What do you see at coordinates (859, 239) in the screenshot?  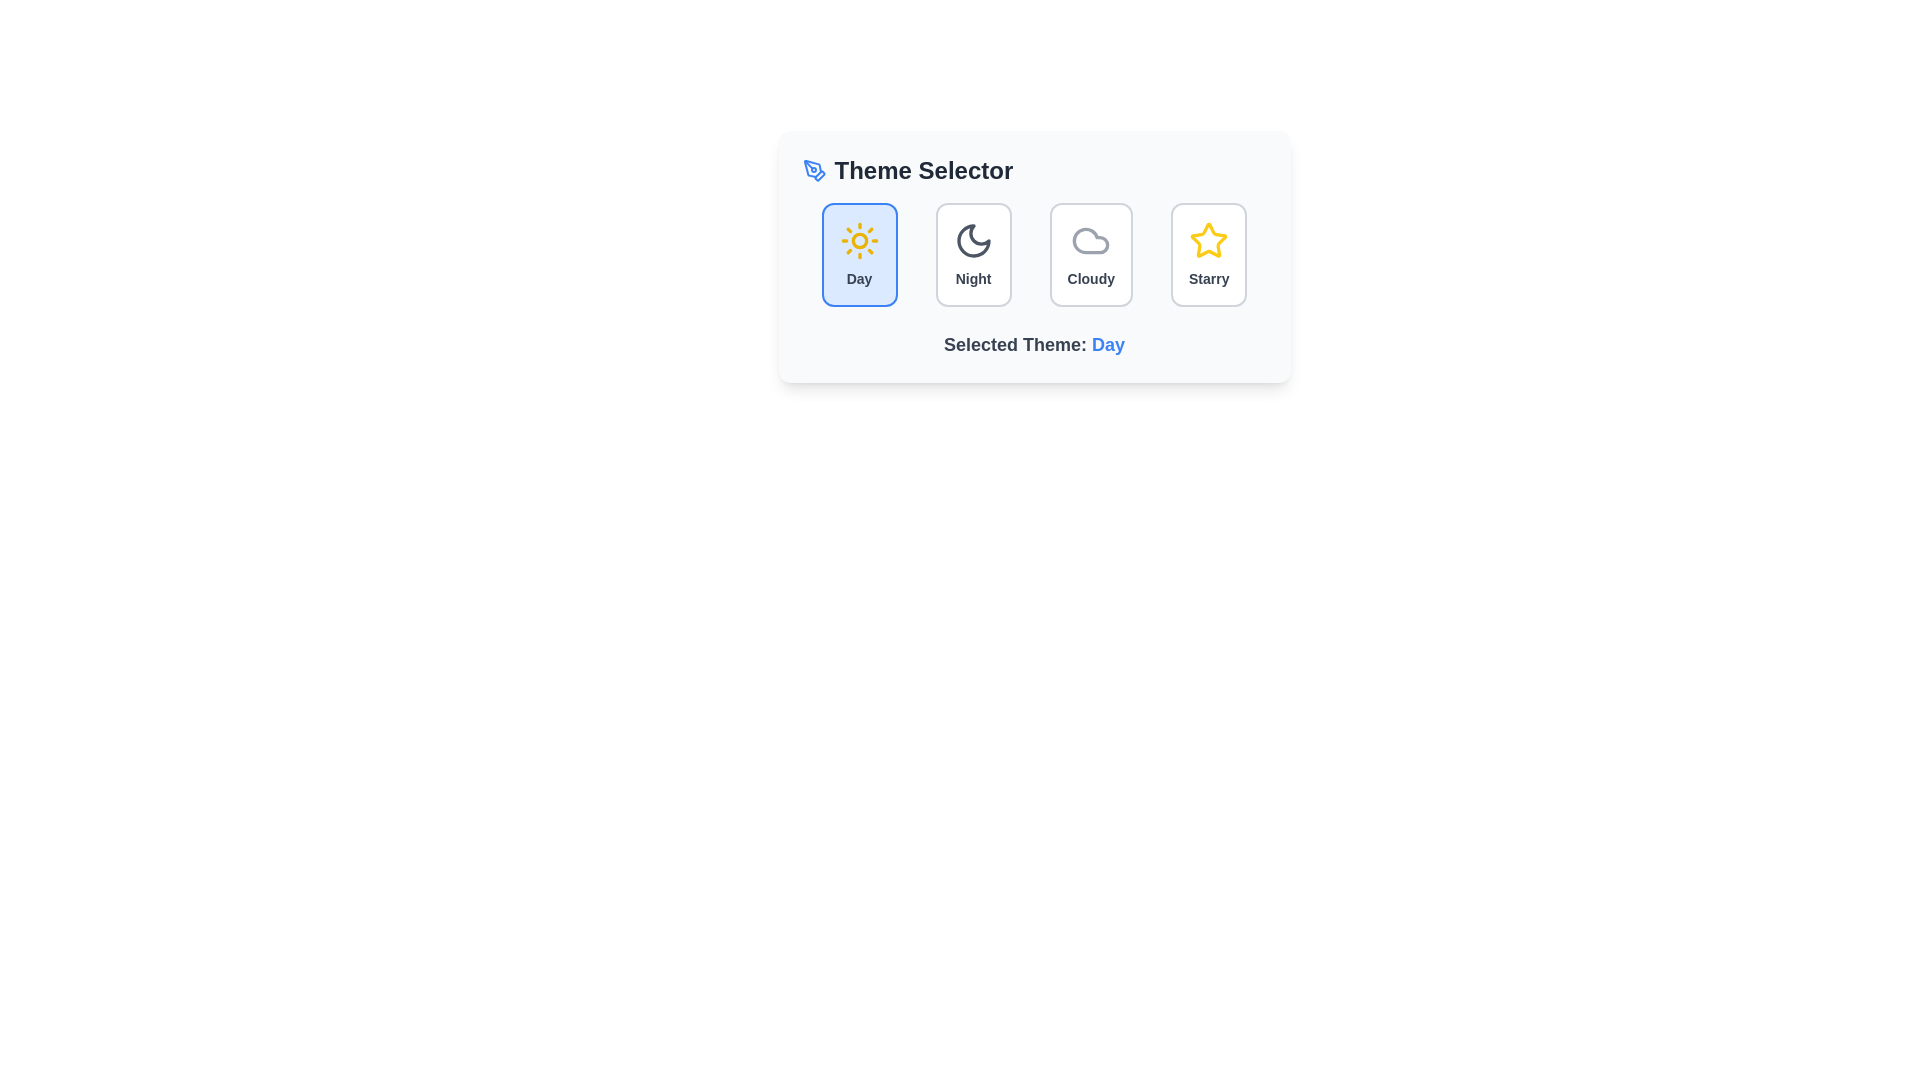 I see `the decorative icon representing the 'Day' theme, located at the center of the 'Day' button in the theme selection interface` at bounding box center [859, 239].